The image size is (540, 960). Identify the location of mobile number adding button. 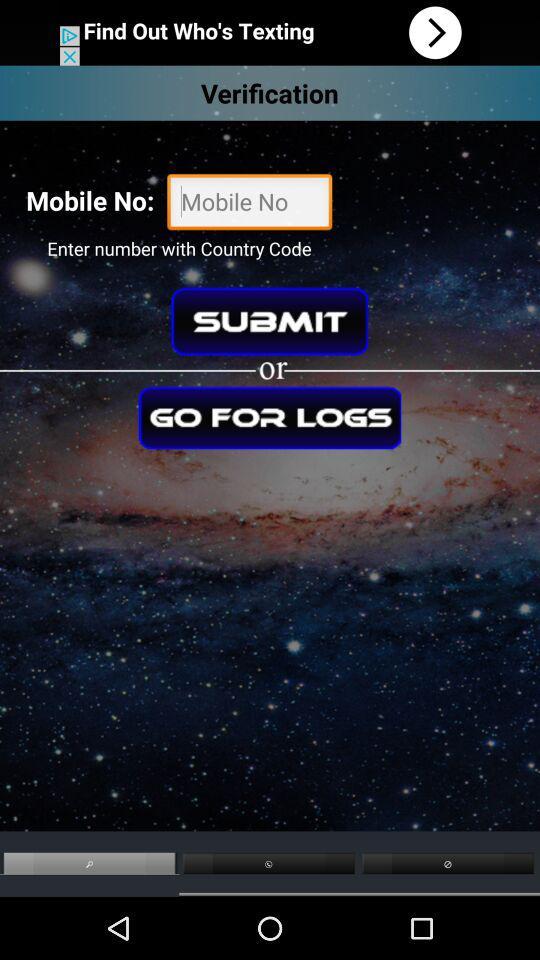
(249, 204).